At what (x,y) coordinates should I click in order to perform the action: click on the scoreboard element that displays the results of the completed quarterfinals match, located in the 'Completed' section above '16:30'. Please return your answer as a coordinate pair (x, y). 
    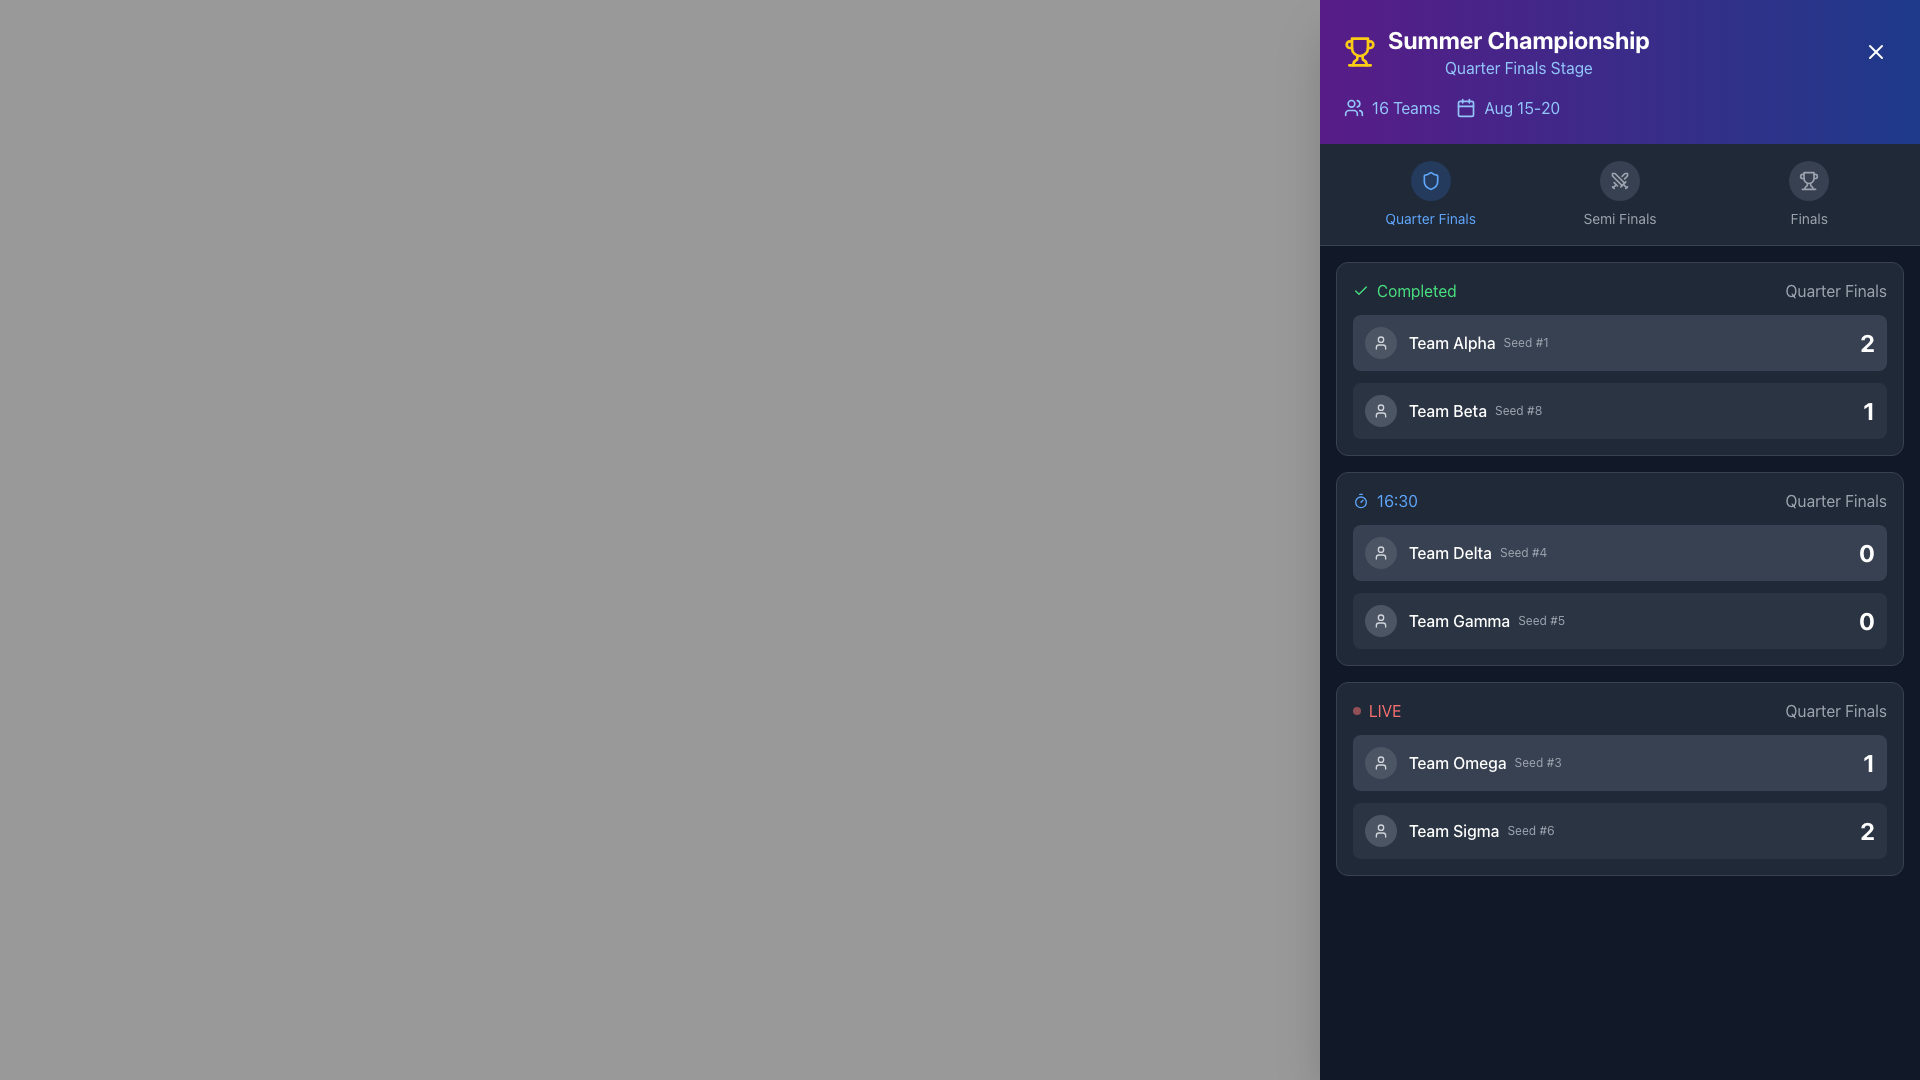
    Looking at the image, I should click on (1620, 377).